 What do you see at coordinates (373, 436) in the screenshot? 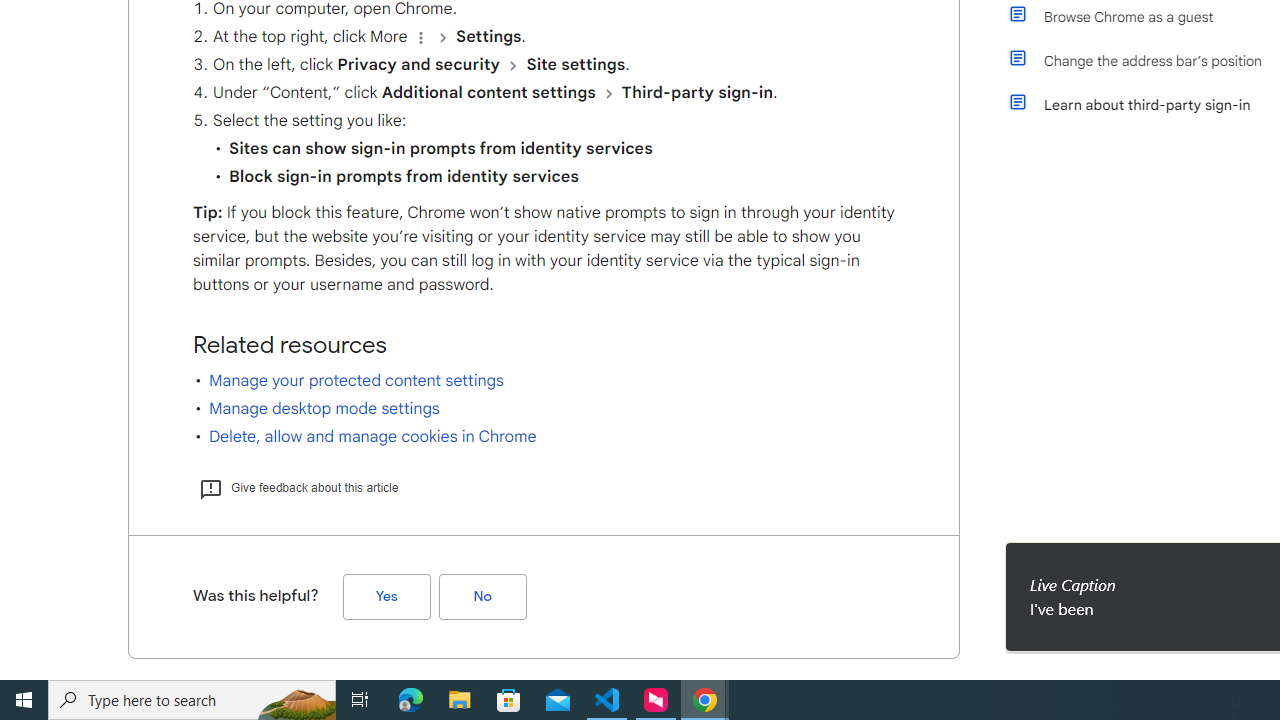
I see `'Delete, allow and manage cookies in Chrome'` at bounding box center [373, 436].